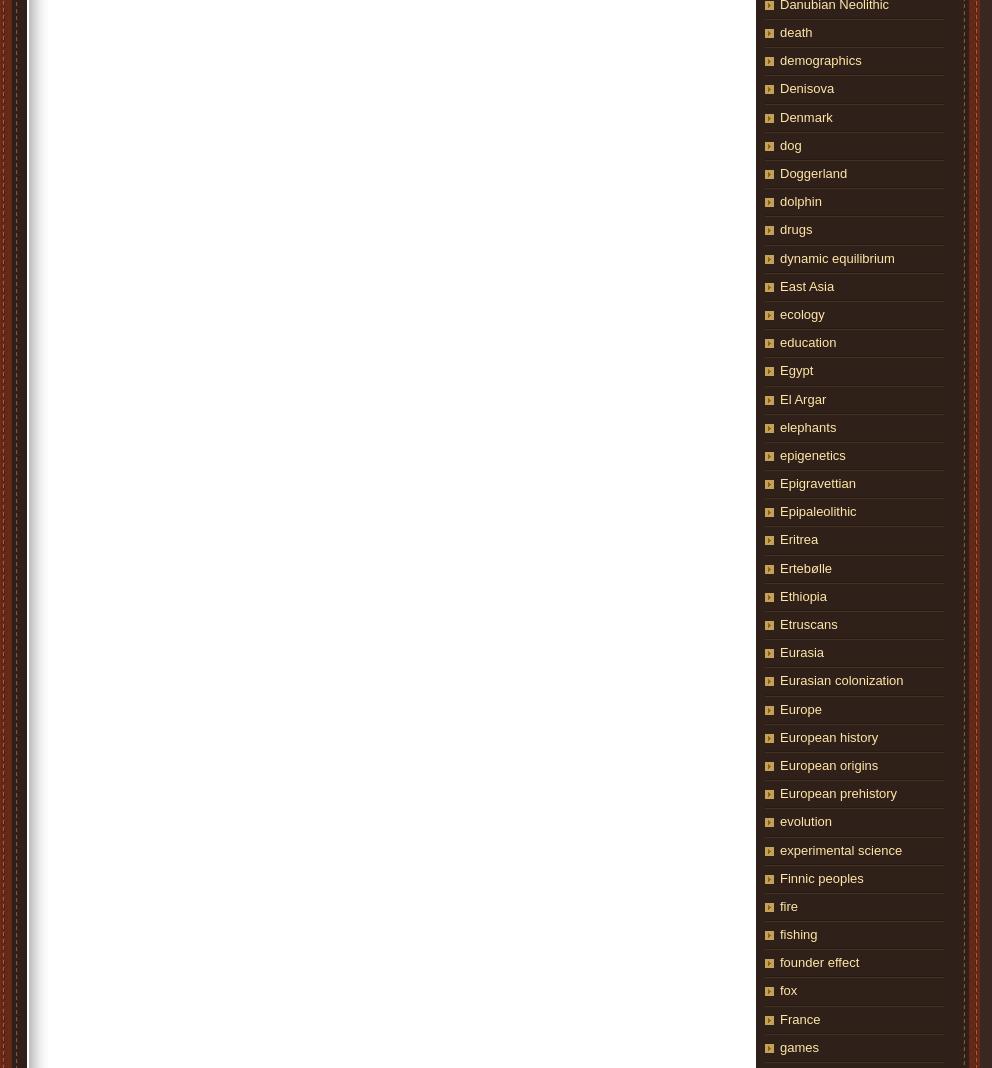 This screenshot has width=992, height=1068. What do you see at coordinates (779, 284) in the screenshot?
I see `'East Asia'` at bounding box center [779, 284].